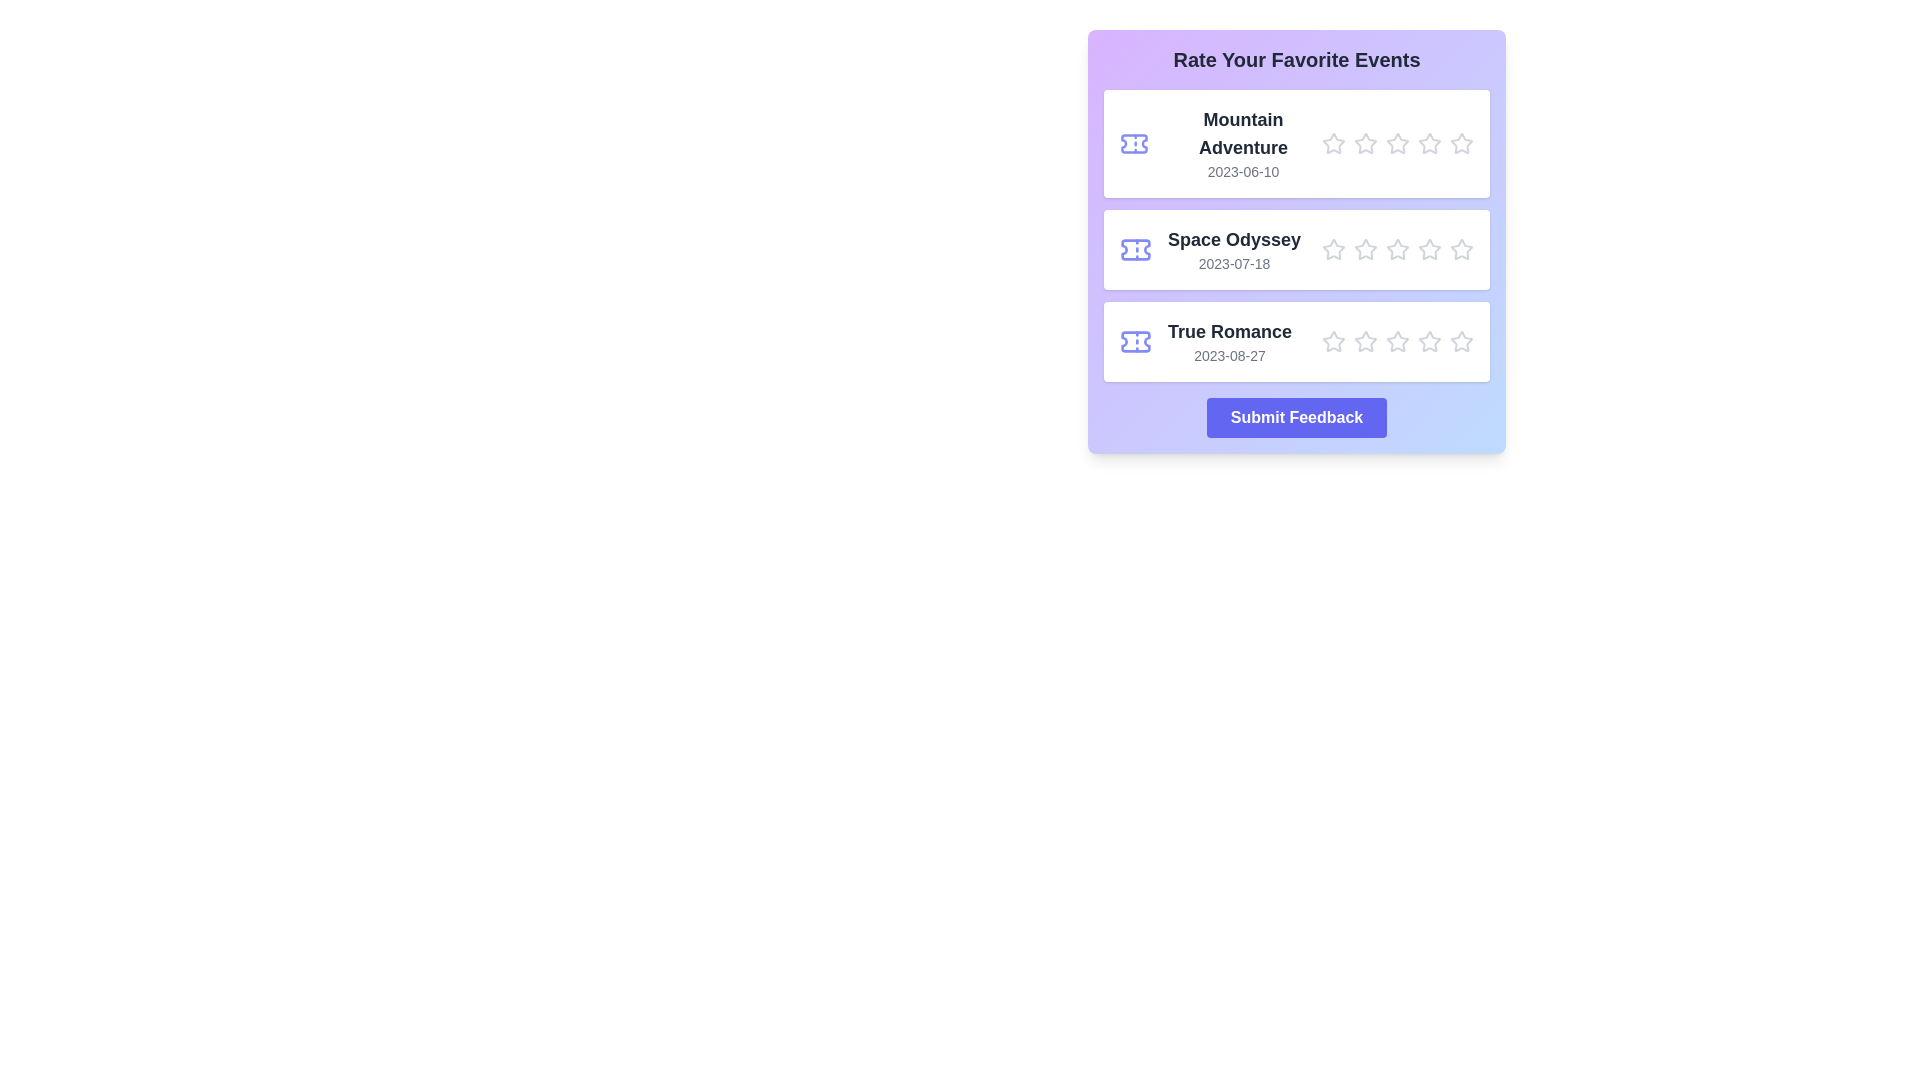  What do you see at coordinates (1334, 341) in the screenshot?
I see `the star corresponding to the rating 1 for the movie True Romance` at bounding box center [1334, 341].